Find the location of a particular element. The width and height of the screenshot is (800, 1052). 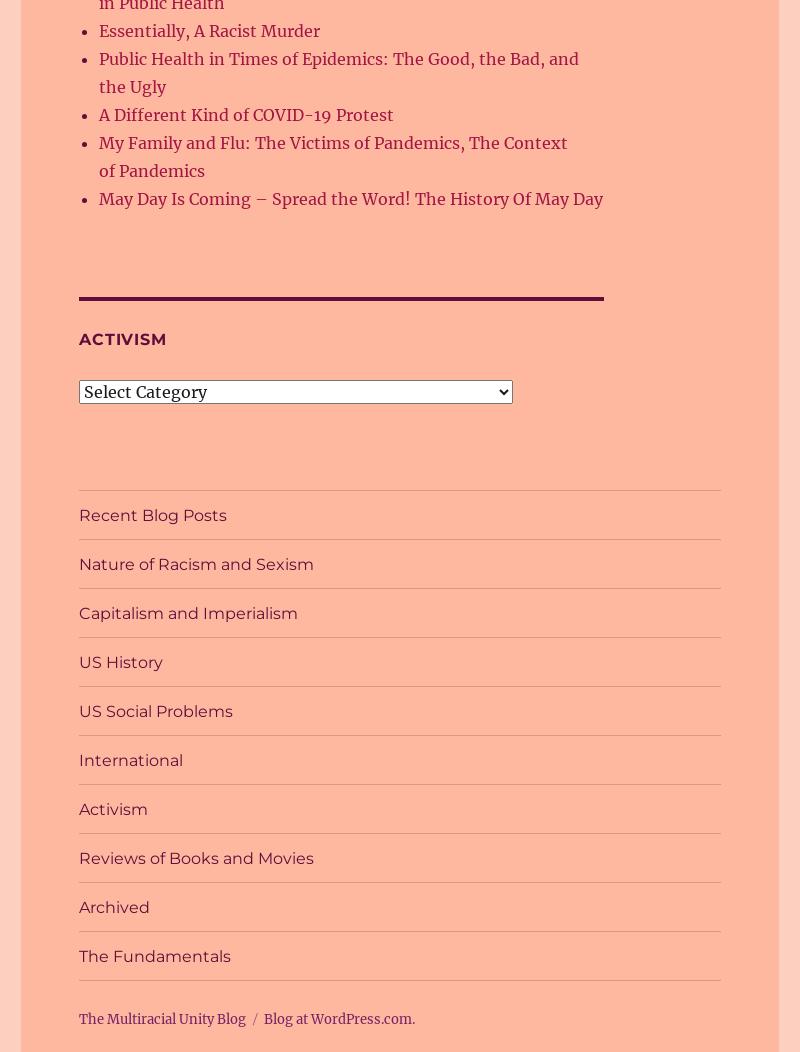

'Recent Blog Posts' is located at coordinates (153, 513).